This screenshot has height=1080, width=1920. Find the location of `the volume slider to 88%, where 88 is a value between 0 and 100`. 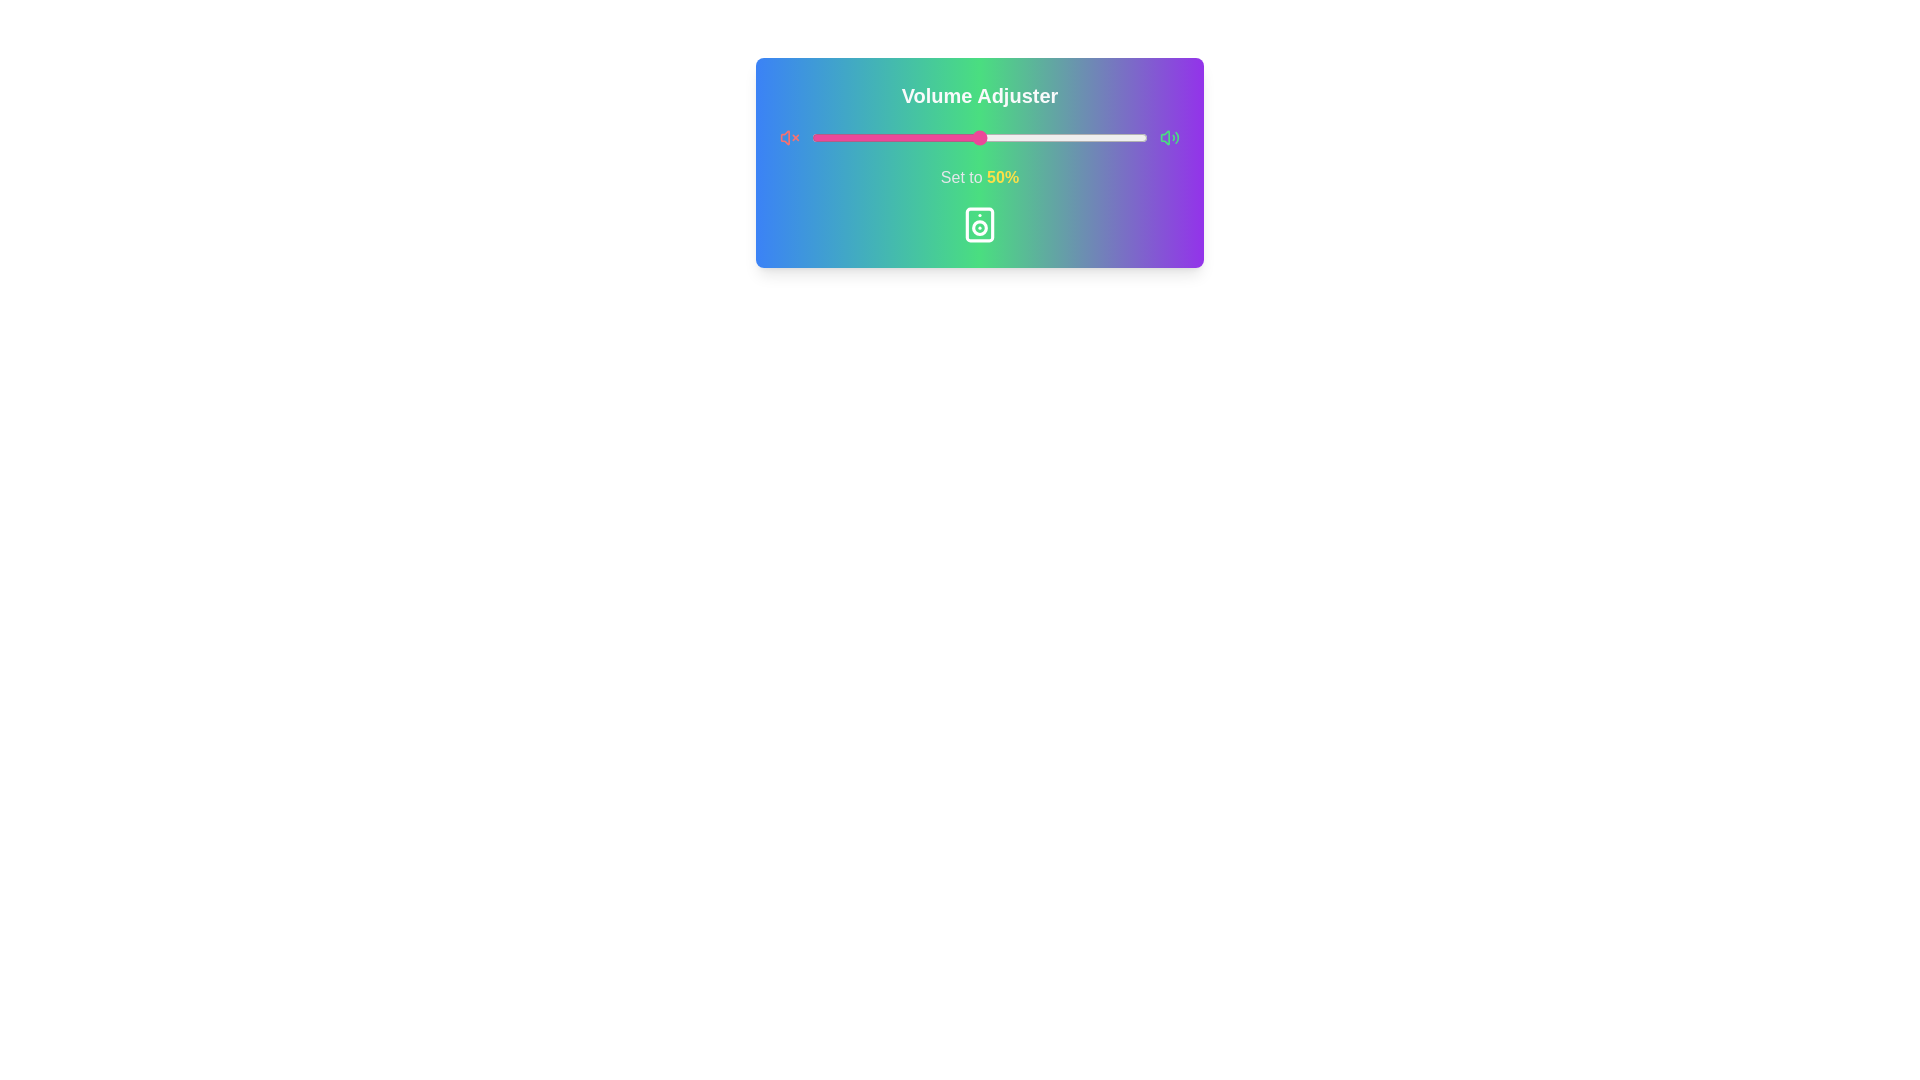

the volume slider to 88%, where 88 is a value between 0 and 100 is located at coordinates (1105, 137).